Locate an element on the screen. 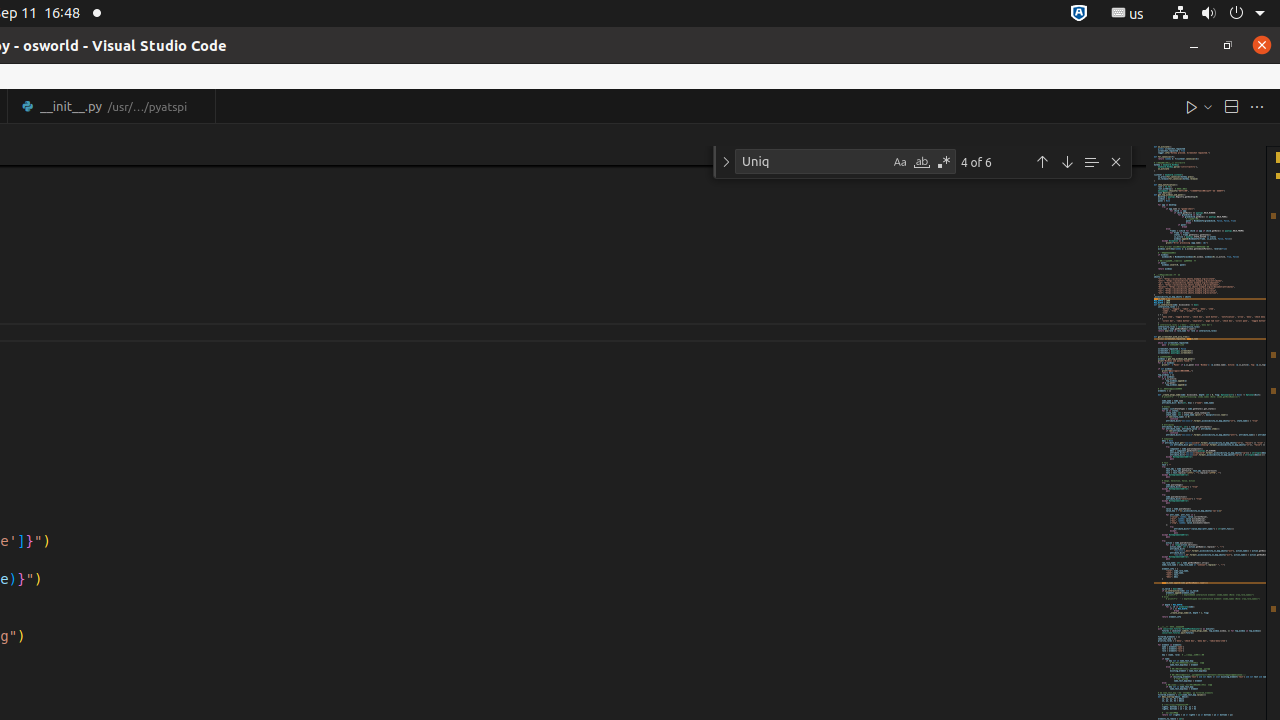 Image resolution: width=1280 pixels, height=720 pixels. 'Previous Match (Shift+Enter)' is located at coordinates (1041, 160).